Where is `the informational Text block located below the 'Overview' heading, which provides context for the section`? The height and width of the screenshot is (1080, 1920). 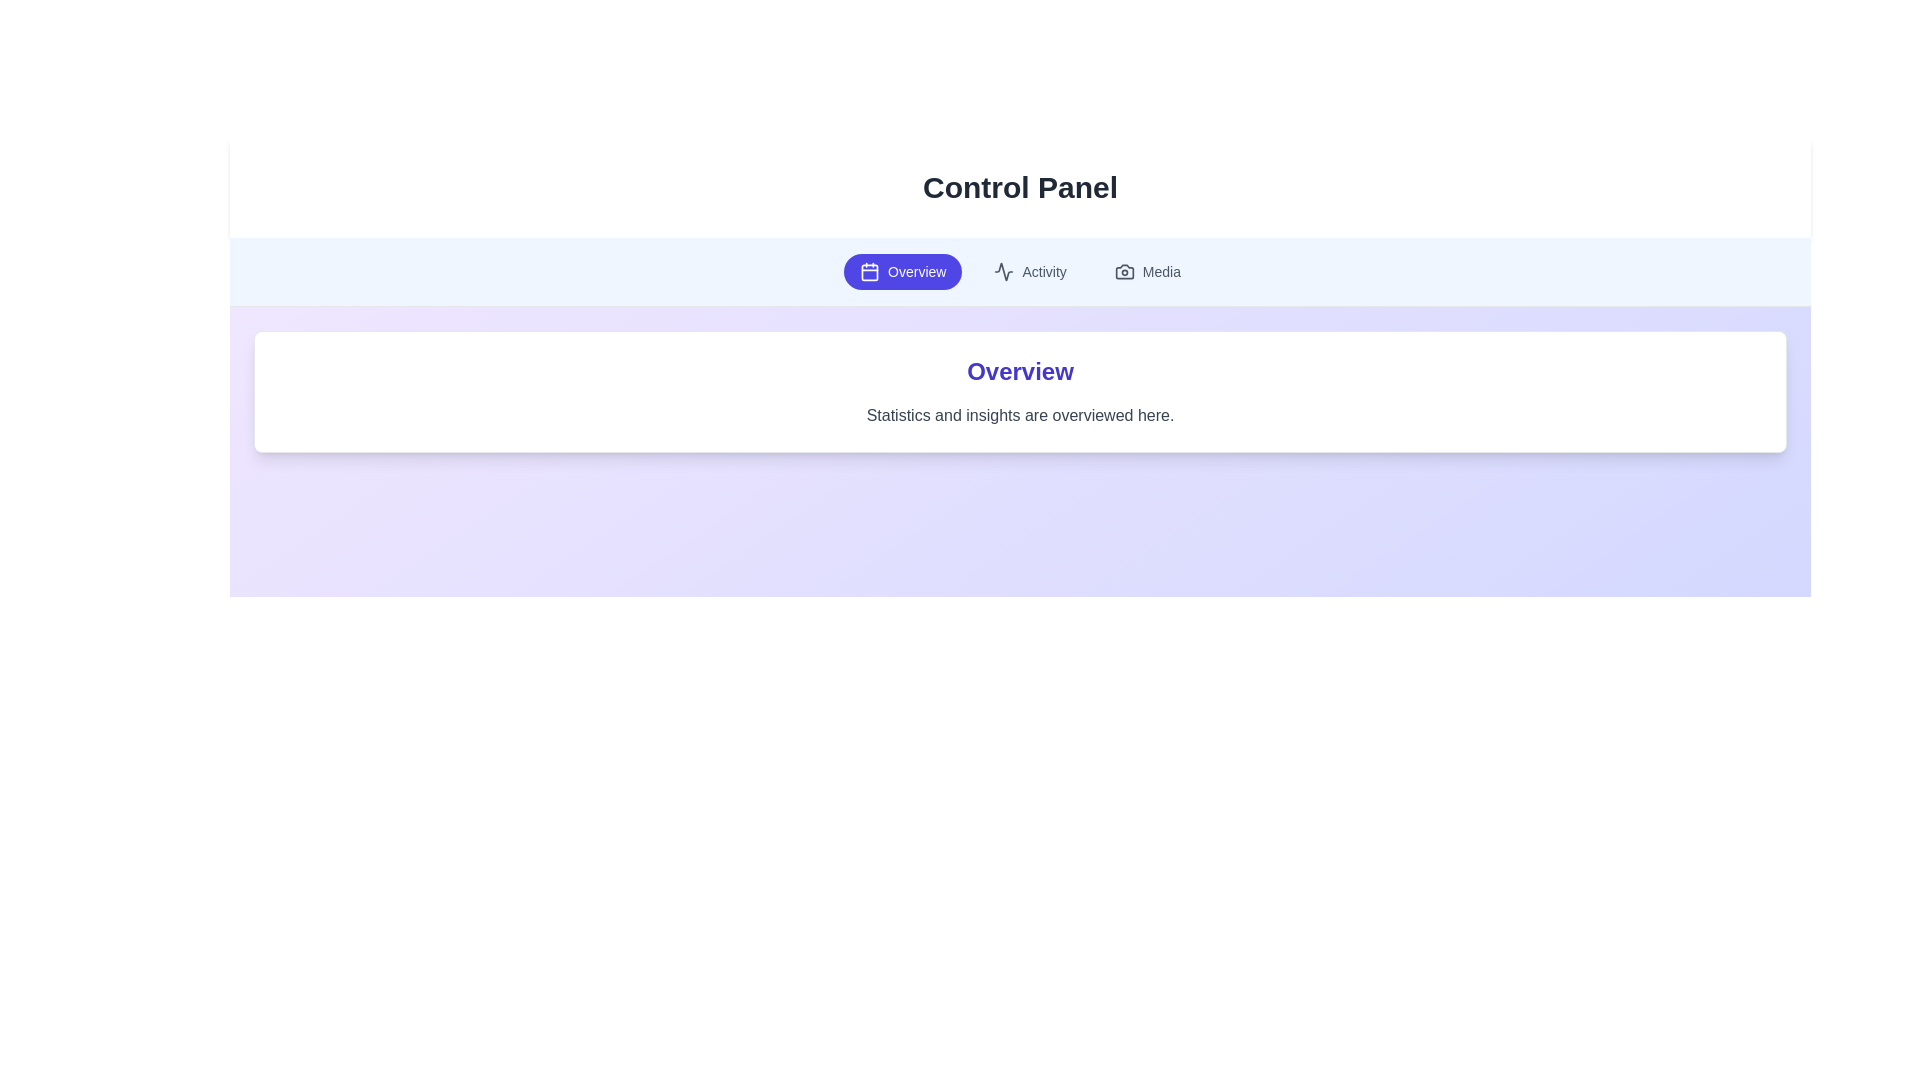
the informational Text block located below the 'Overview' heading, which provides context for the section is located at coordinates (1020, 415).